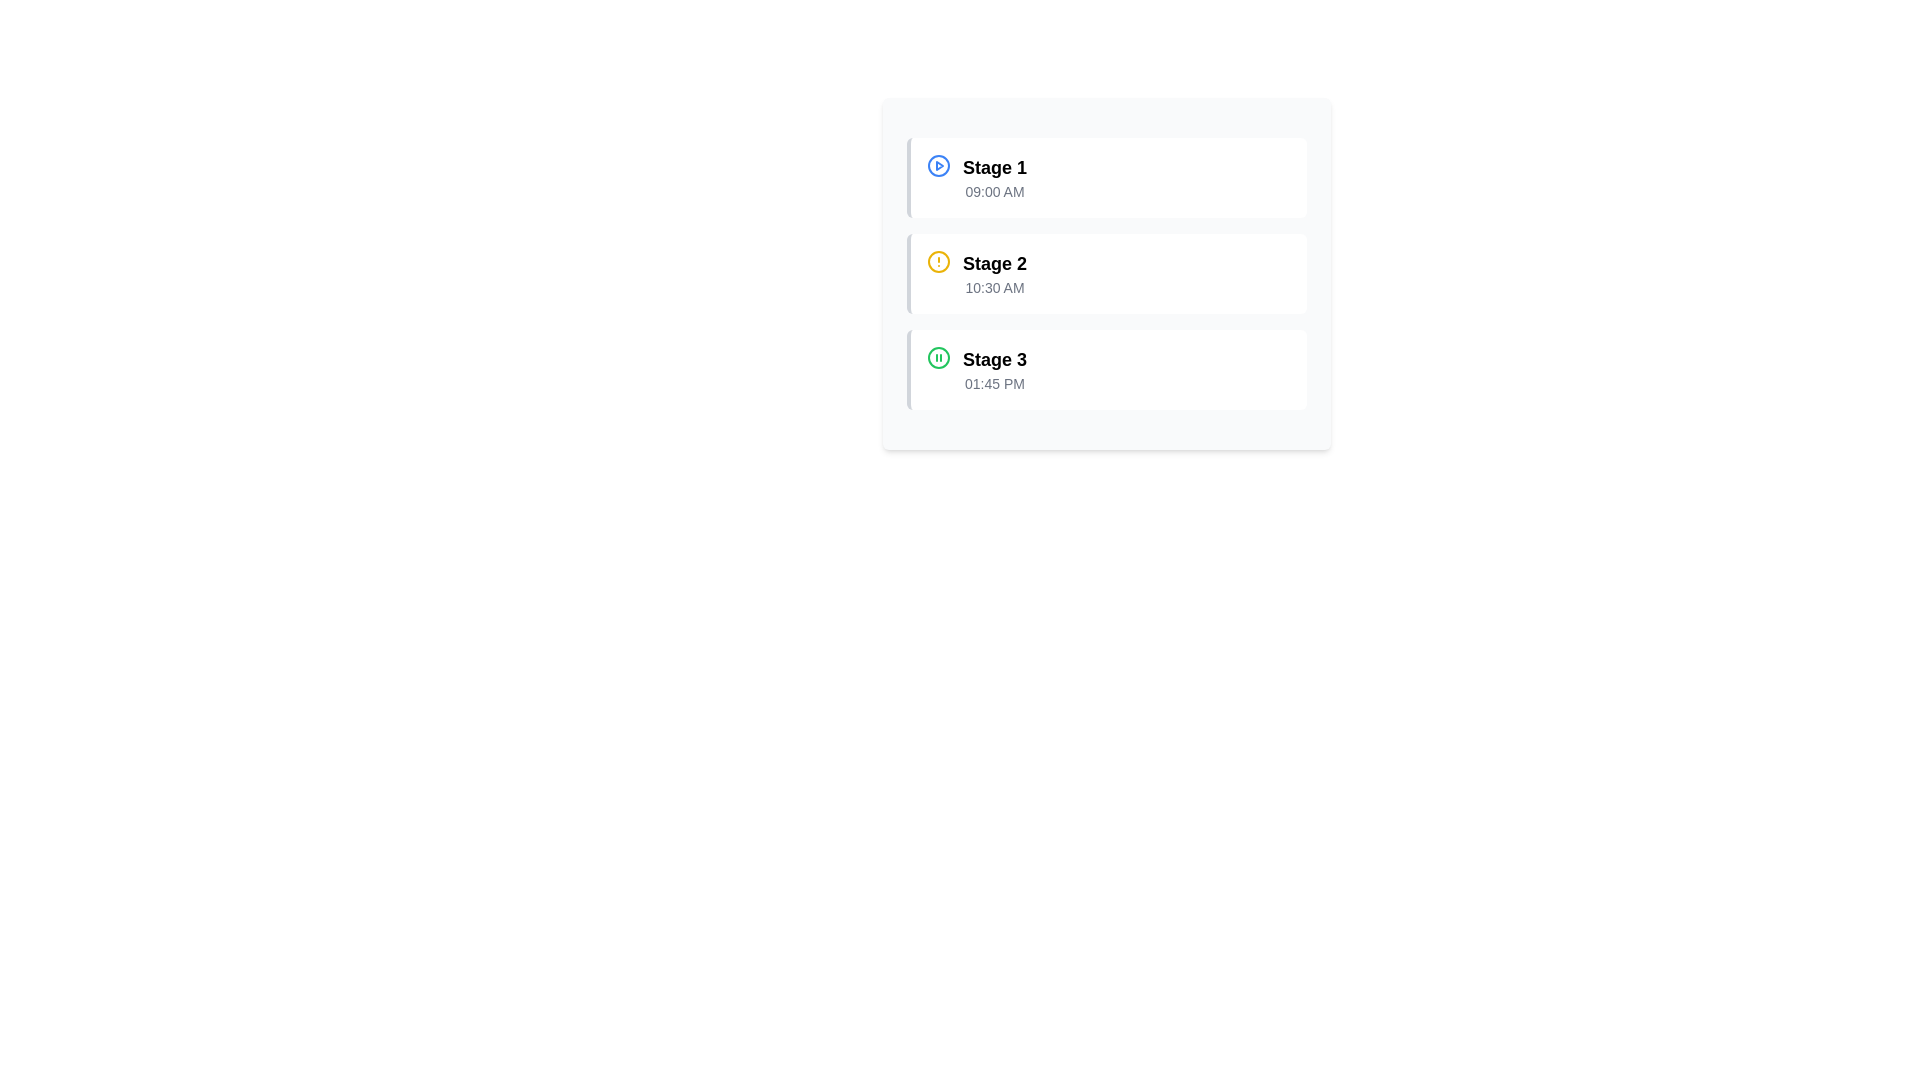 Image resolution: width=1920 pixels, height=1080 pixels. I want to click on the 'Stage 2' label located within the second item of a vertically stacked list, positioned centrally above the text '10:30 AM', so click(994, 262).